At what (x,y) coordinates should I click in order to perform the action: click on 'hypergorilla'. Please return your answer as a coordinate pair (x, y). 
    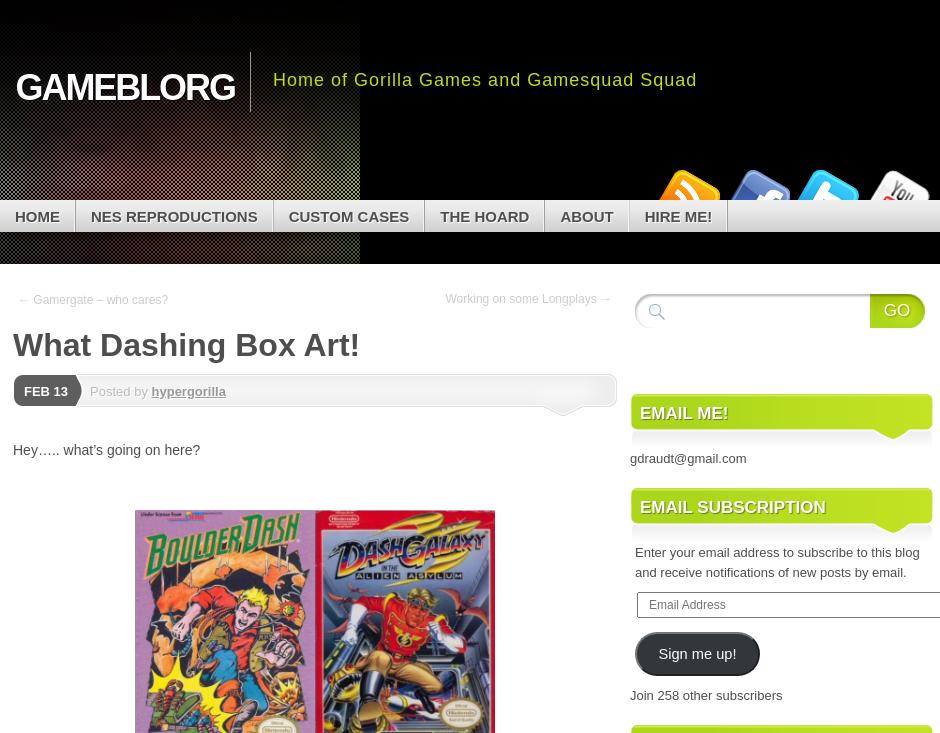
    Looking at the image, I should click on (188, 390).